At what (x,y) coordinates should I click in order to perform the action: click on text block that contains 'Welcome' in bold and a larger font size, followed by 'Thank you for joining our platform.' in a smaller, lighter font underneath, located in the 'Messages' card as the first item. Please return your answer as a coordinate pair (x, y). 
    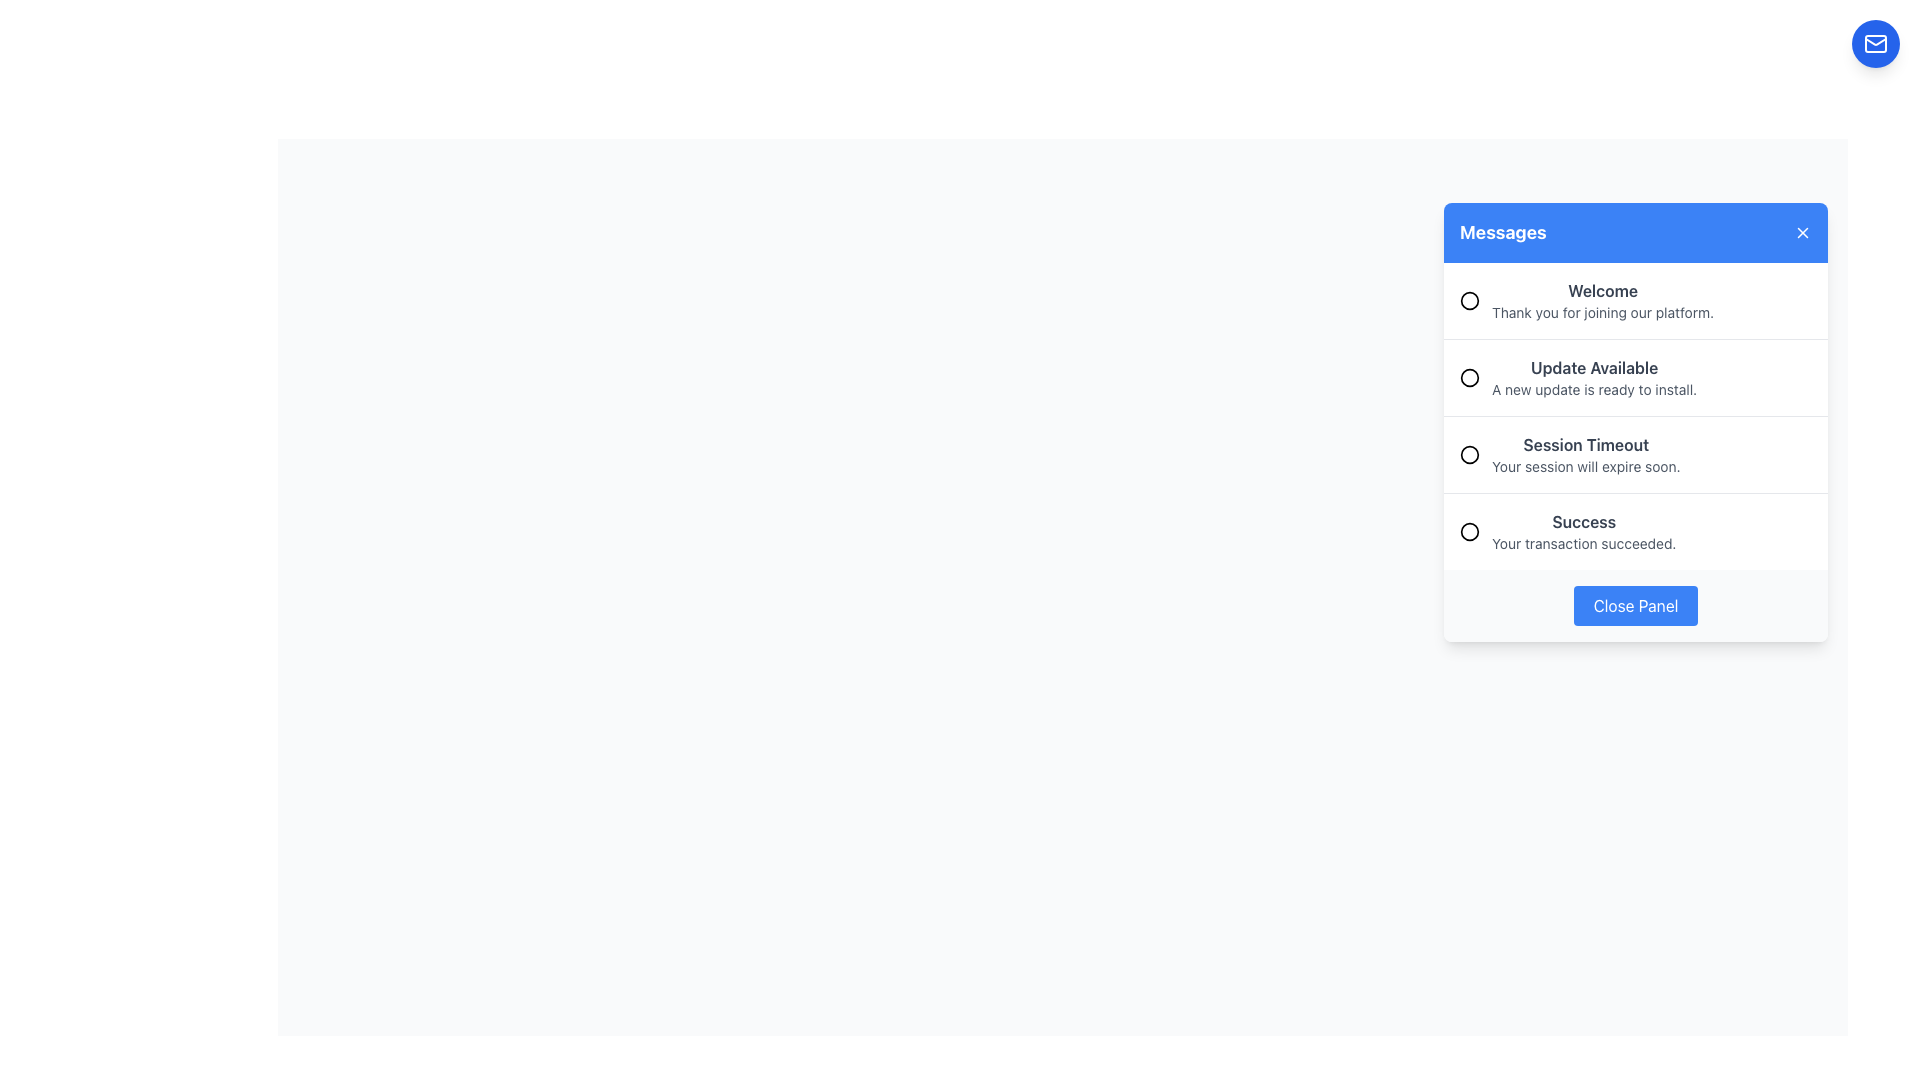
    Looking at the image, I should click on (1603, 300).